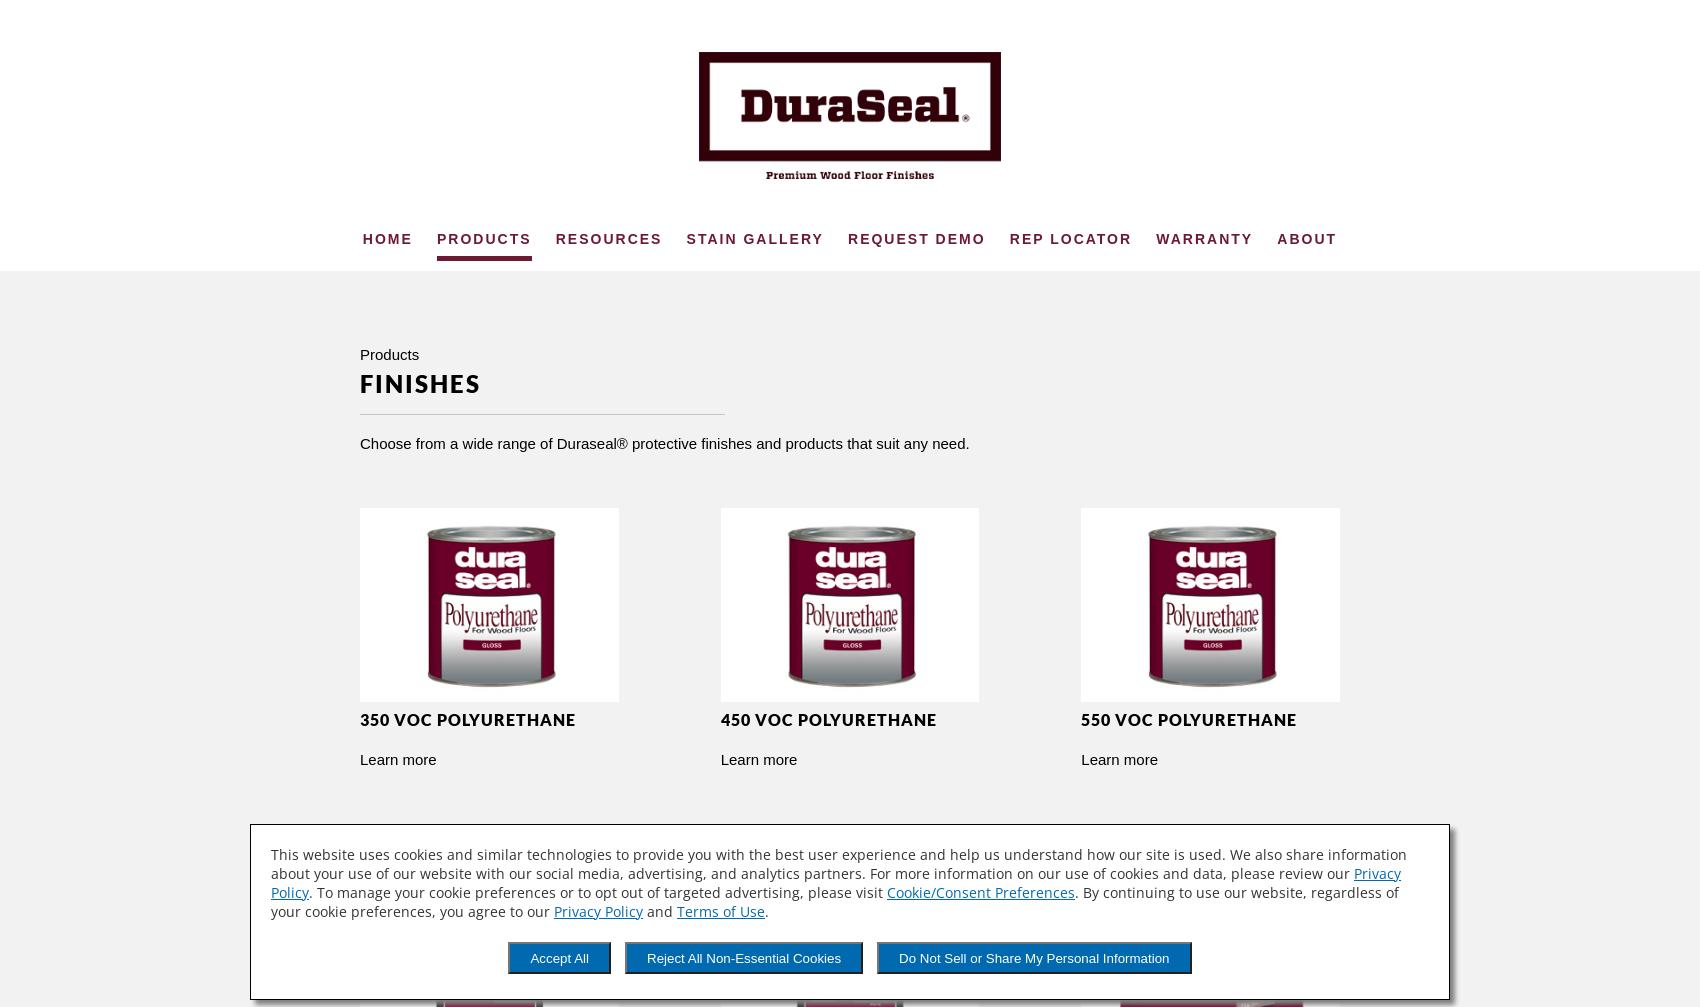 The height and width of the screenshot is (1007, 1700). Describe the element at coordinates (827, 718) in the screenshot. I see `'450 VOC Polyurethane'` at that location.